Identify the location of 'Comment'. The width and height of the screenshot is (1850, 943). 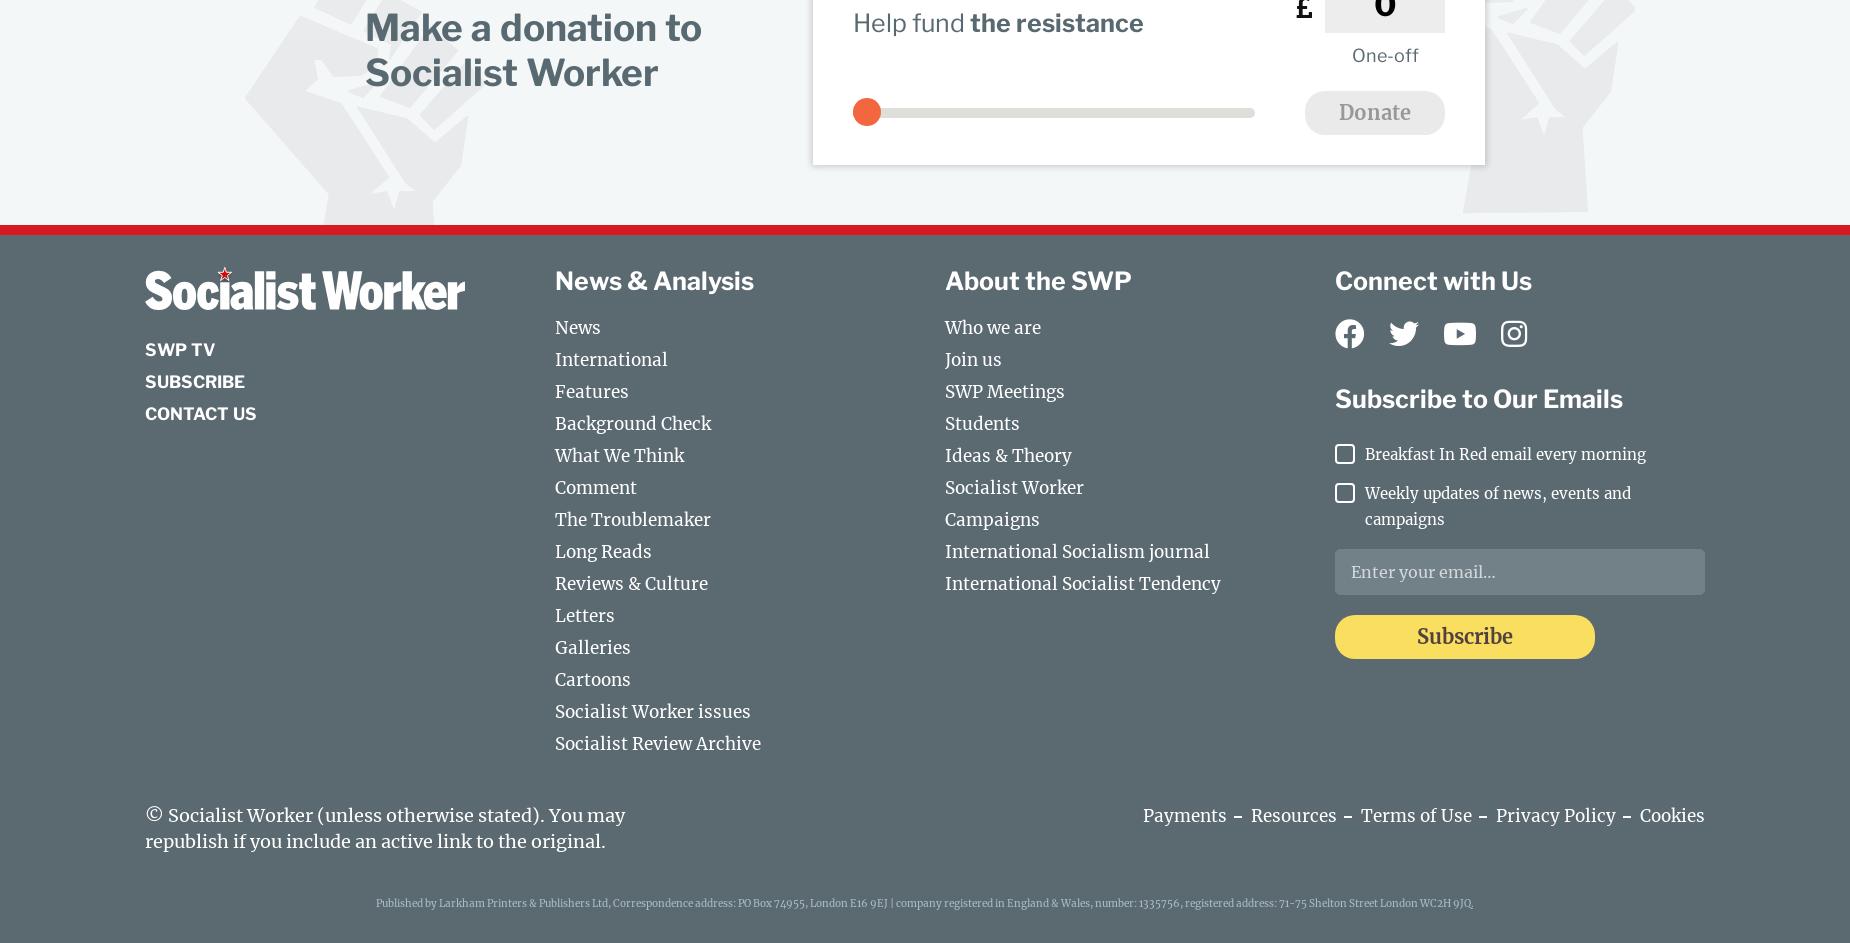
(555, 487).